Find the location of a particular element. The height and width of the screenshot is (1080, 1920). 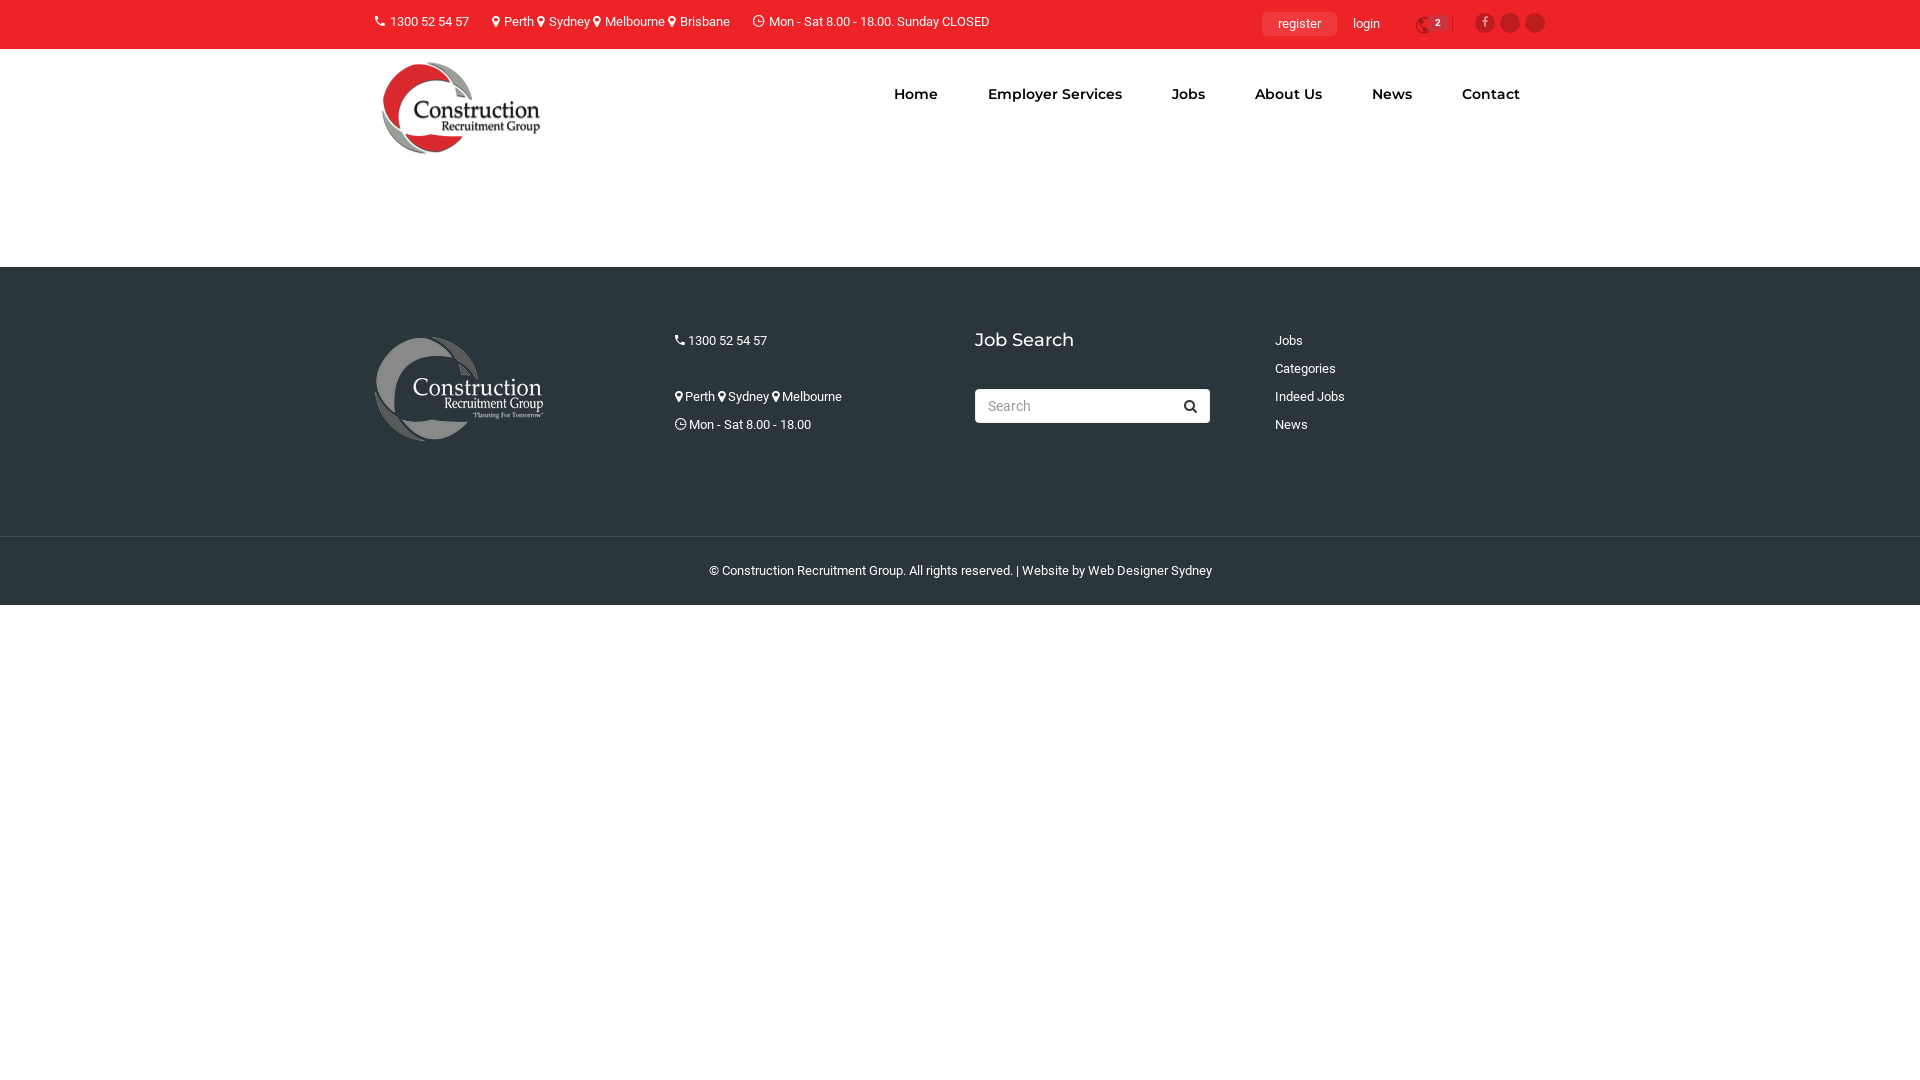

'Linkedin' is located at coordinates (1534, 23).